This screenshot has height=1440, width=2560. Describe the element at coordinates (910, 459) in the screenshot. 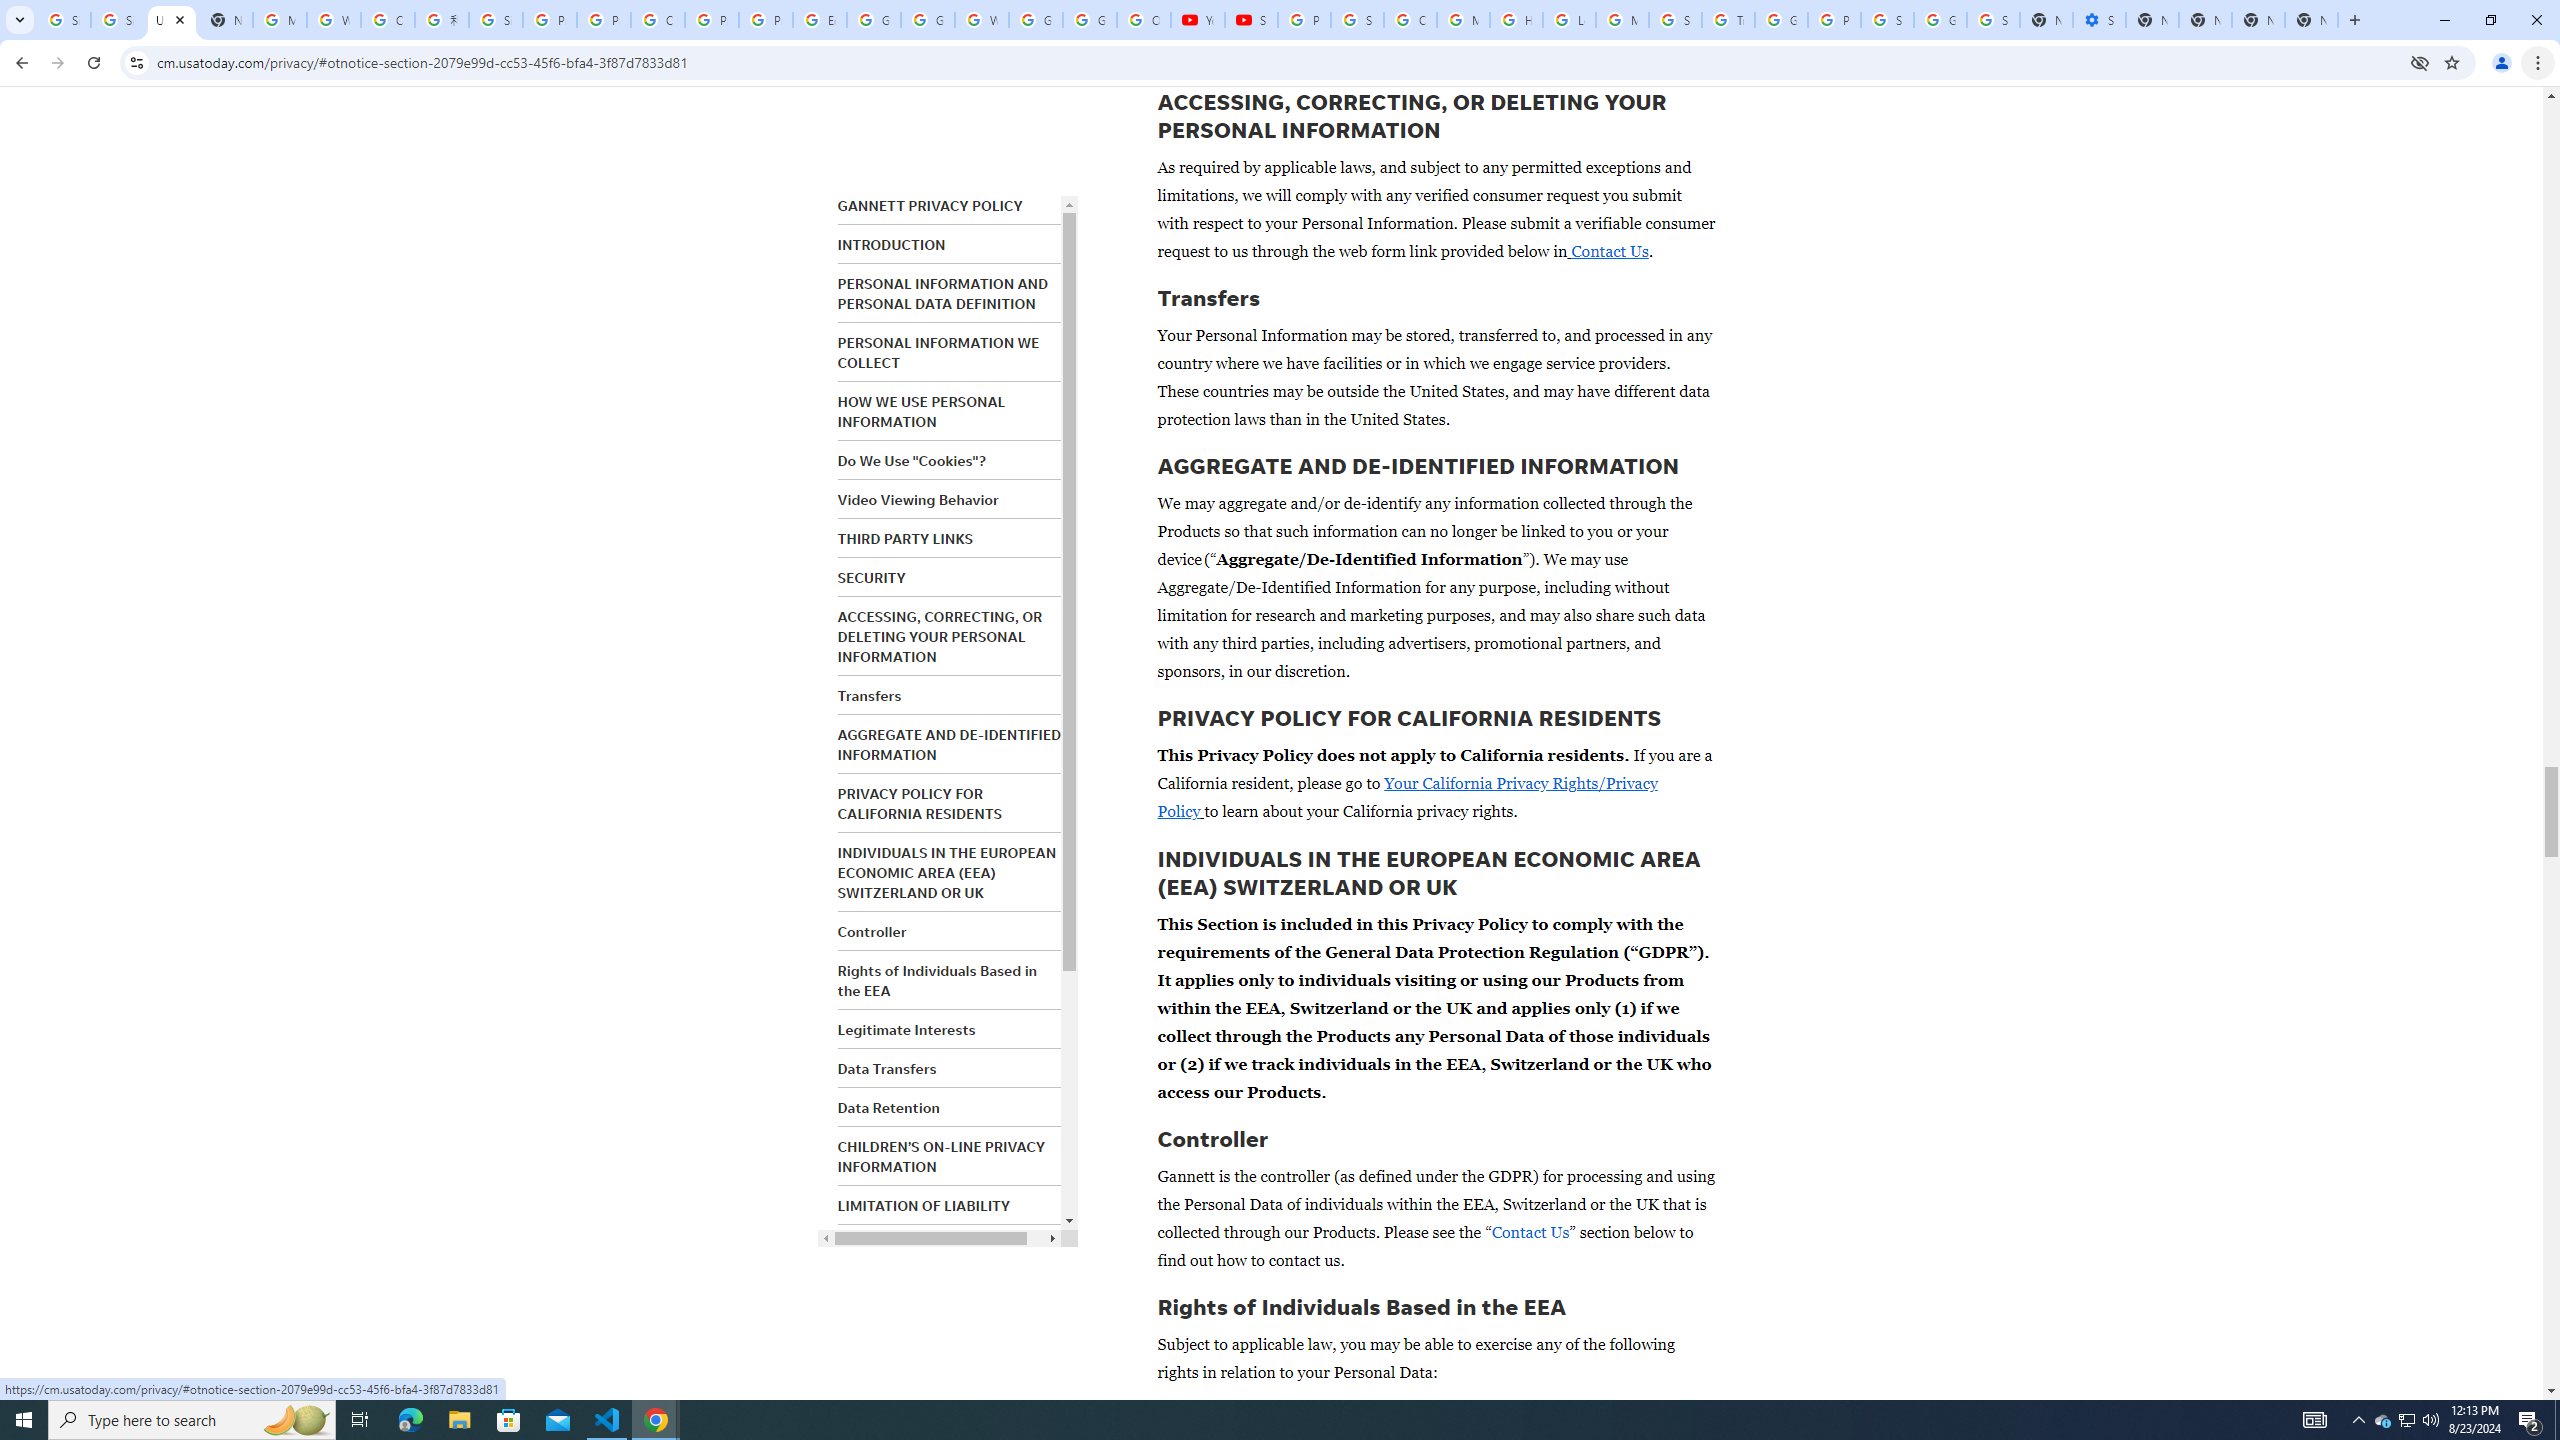

I see `'Do We Use "Cookies"?'` at that location.